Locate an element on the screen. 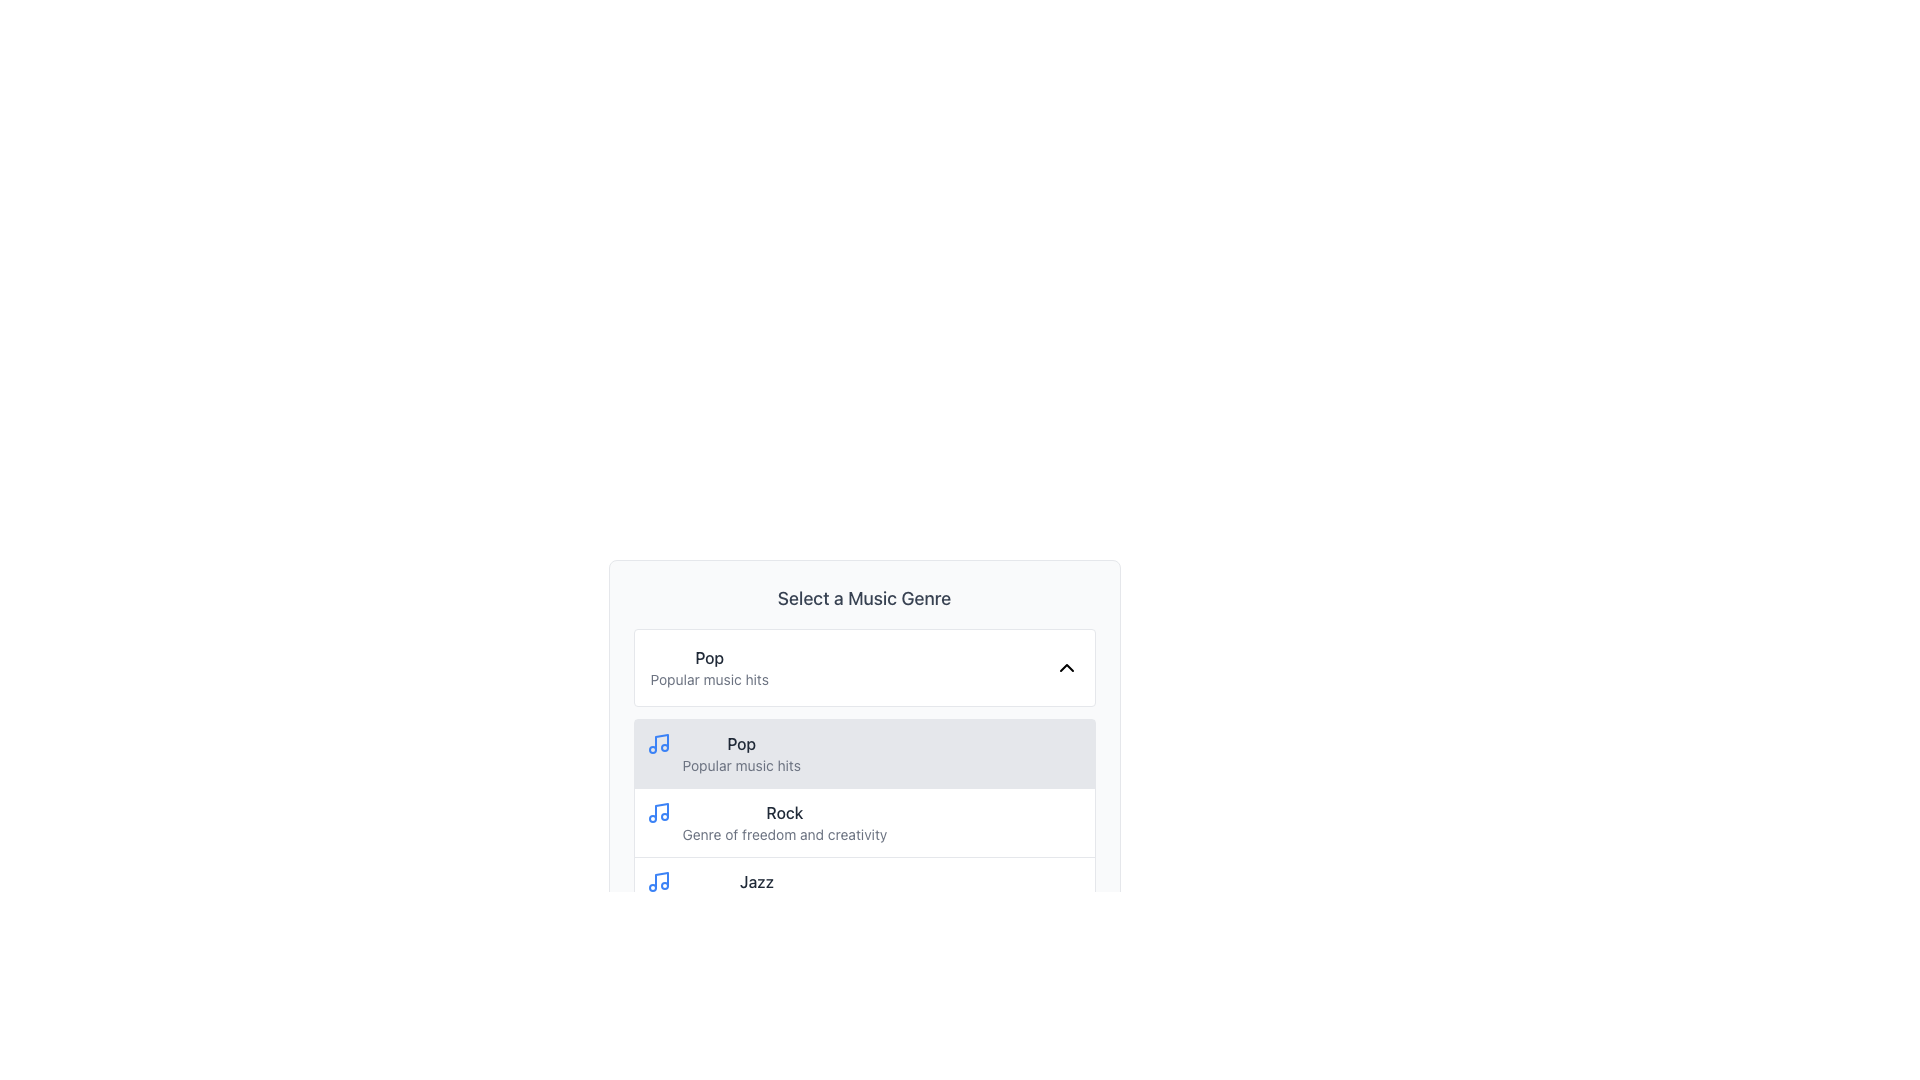 Image resolution: width=1920 pixels, height=1080 pixels. the blue music icon styled with two eighth notes, which is located to the far left of the light gray rectangular selection box containing the text 'Pop' and 'Popular music hits' is located at coordinates (658, 744).